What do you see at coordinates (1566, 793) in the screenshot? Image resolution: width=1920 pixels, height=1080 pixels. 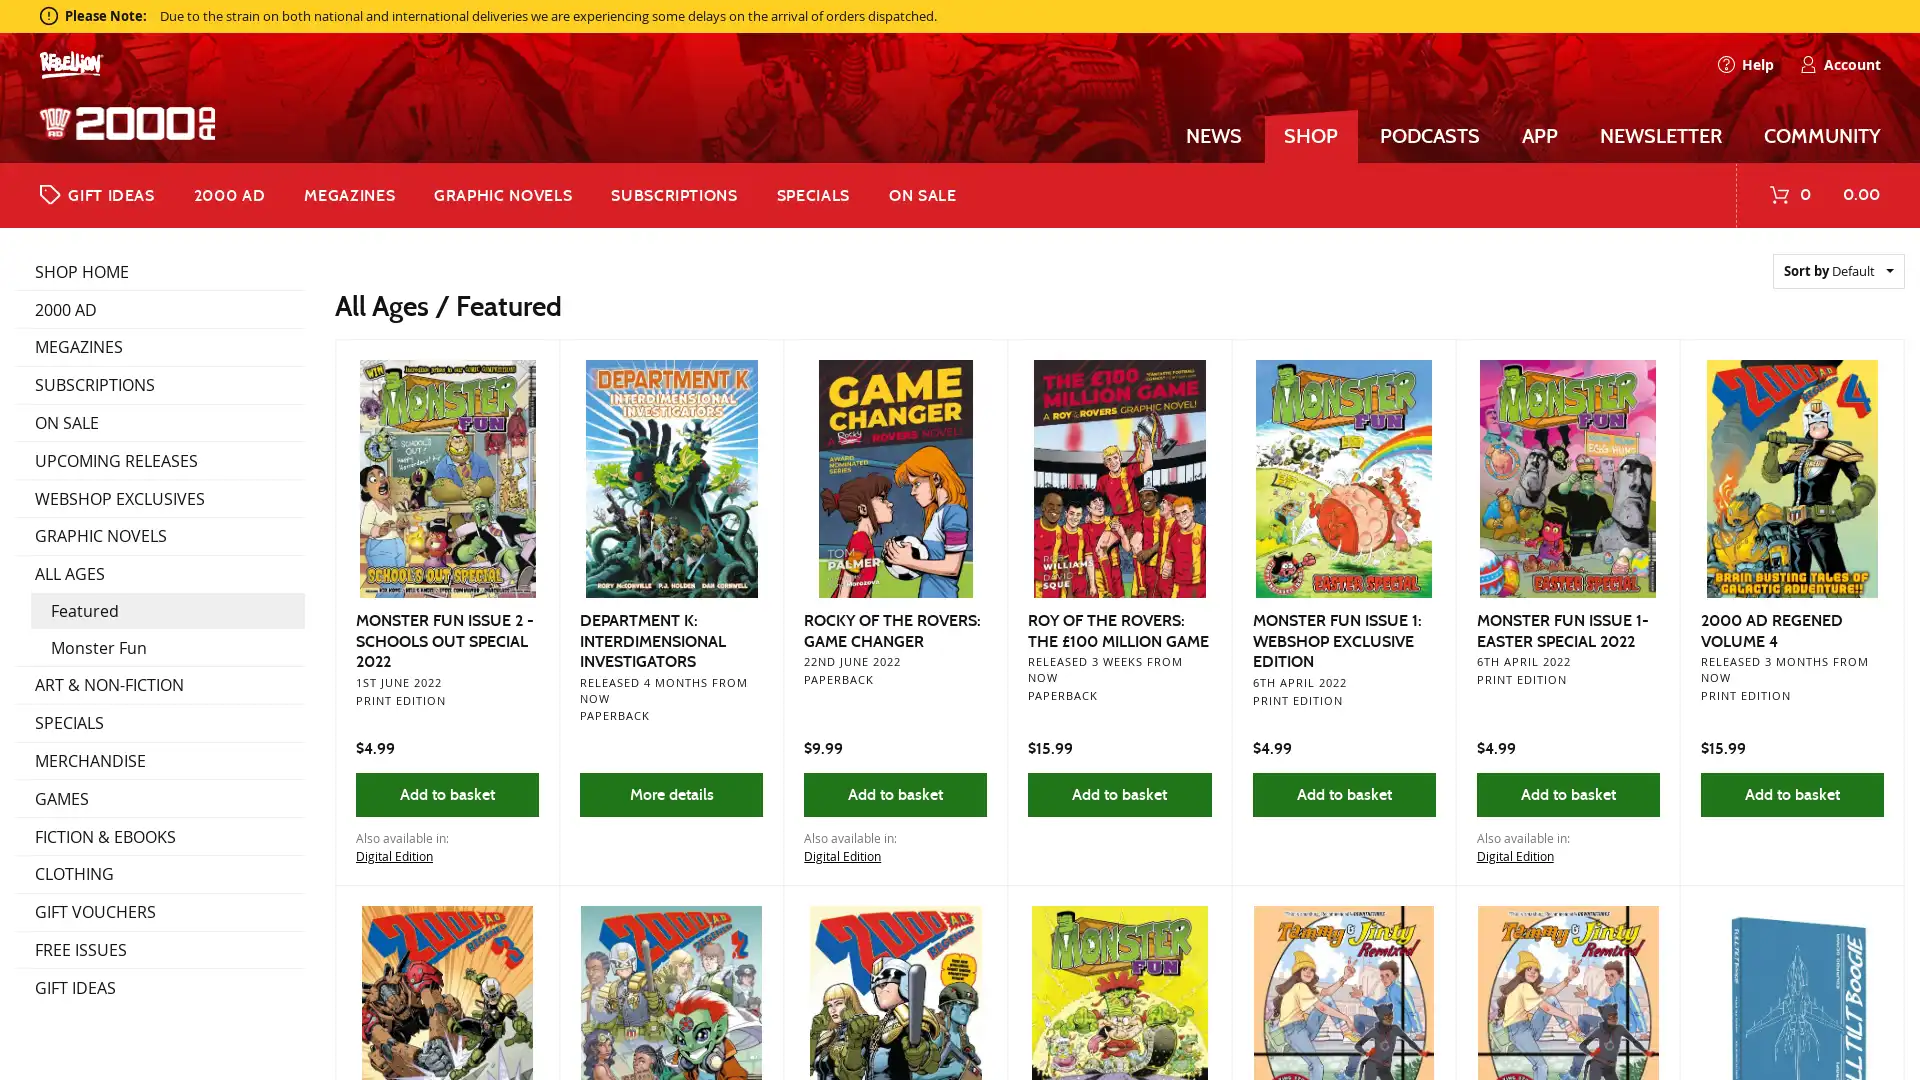 I see `Add to basket` at bounding box center [1566, 793].